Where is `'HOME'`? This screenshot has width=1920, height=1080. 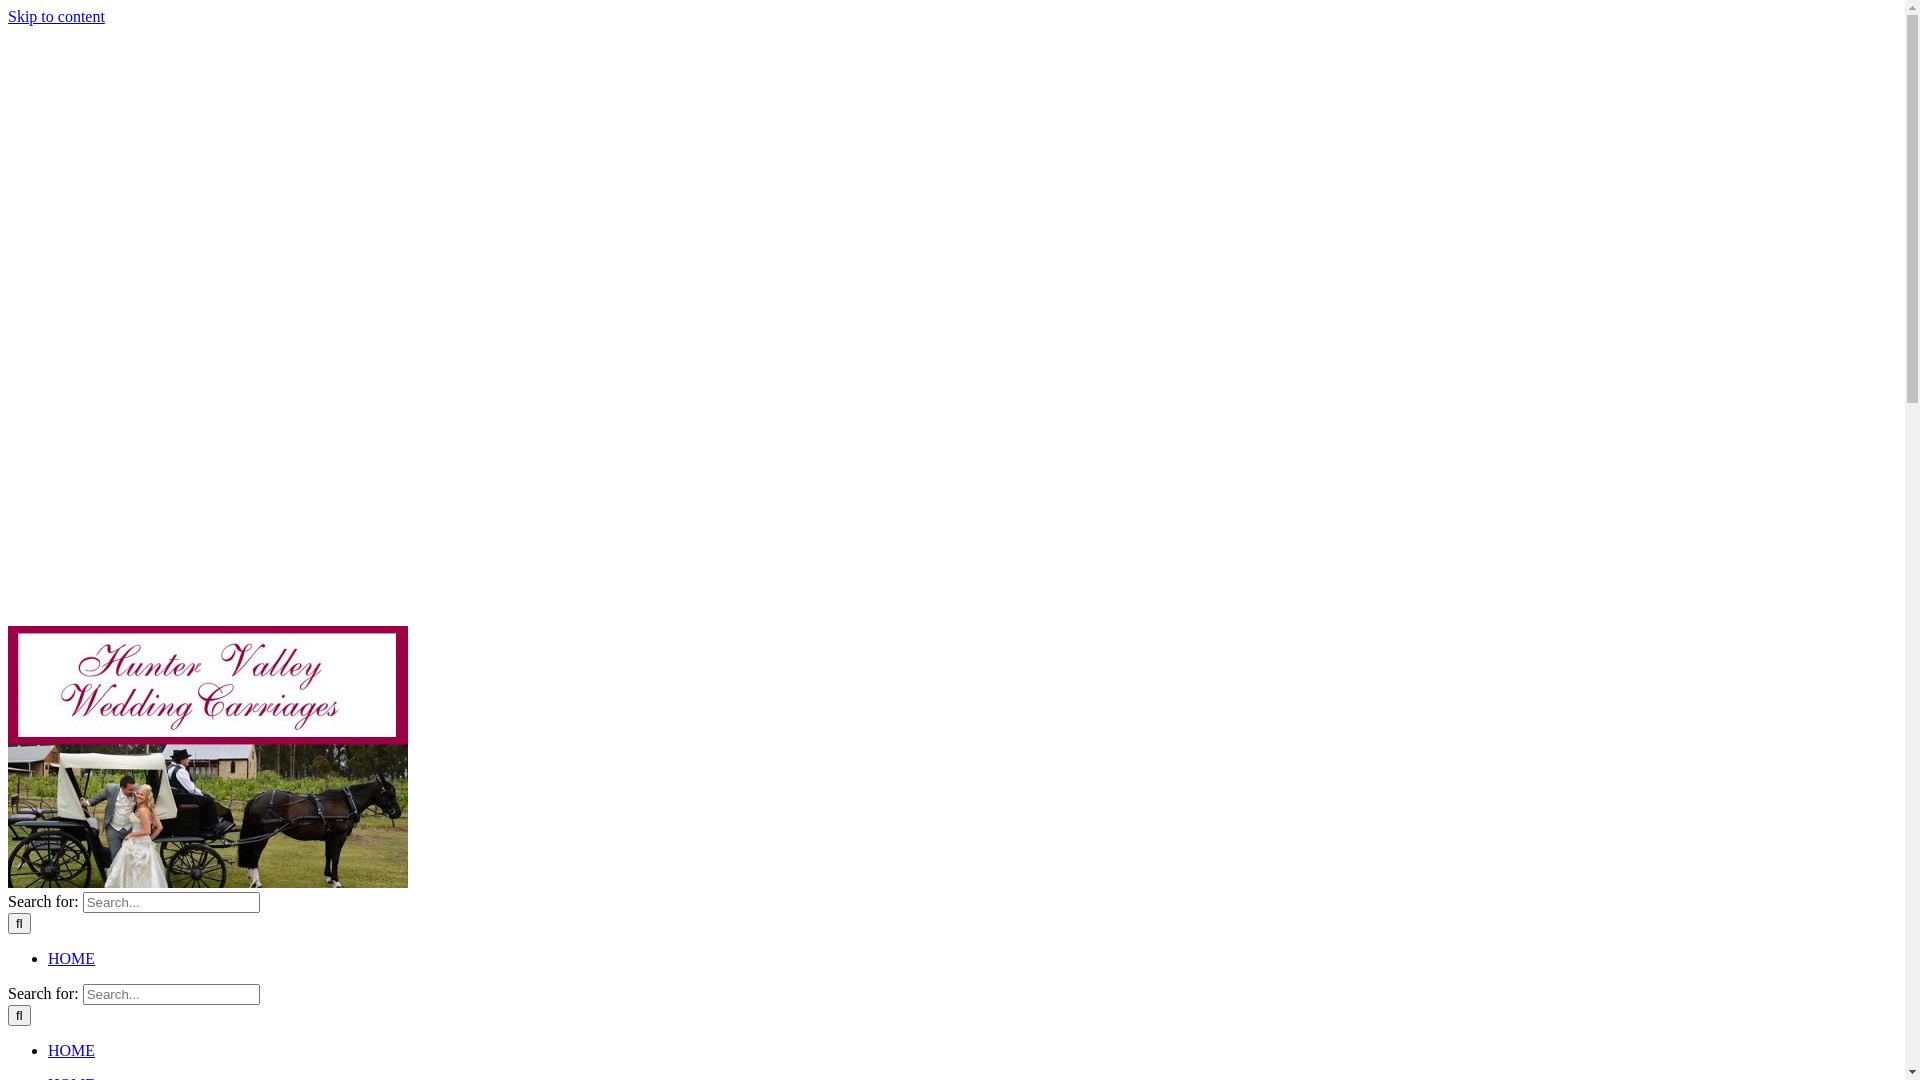
'HOME' is located at coordinates (81, 1049).